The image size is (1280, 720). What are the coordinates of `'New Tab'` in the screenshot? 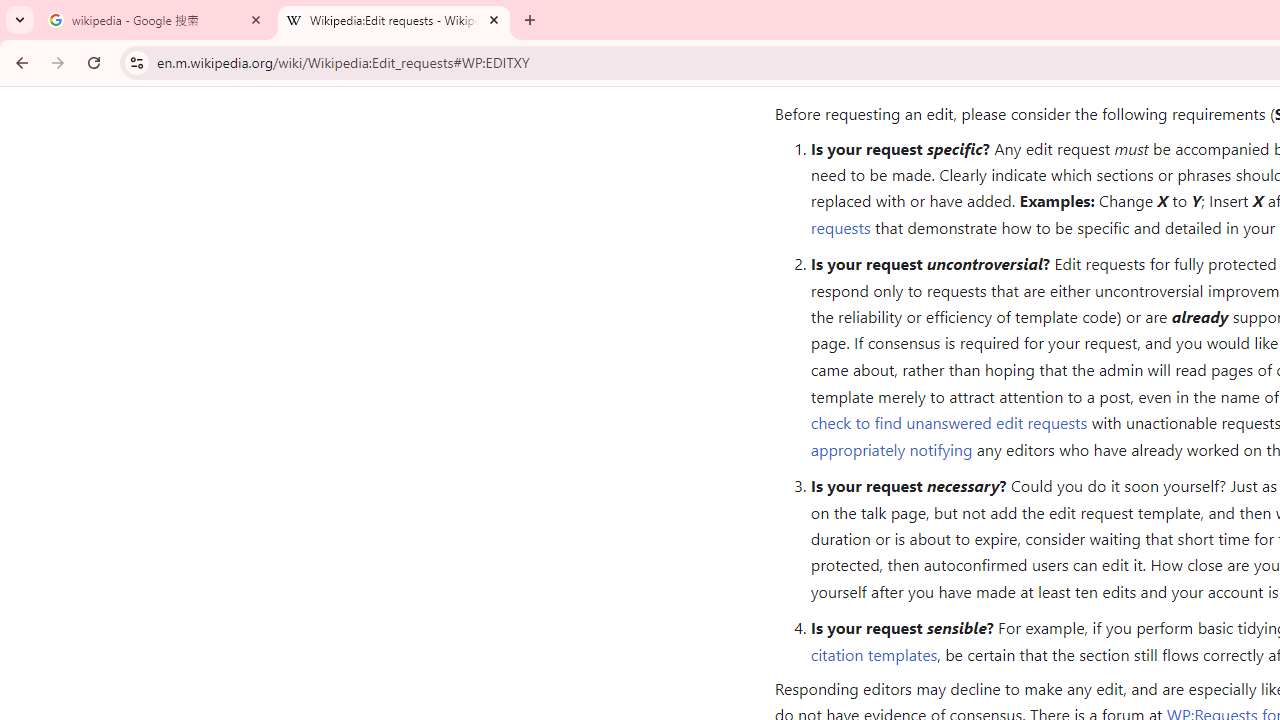 It's located at (529, 20).